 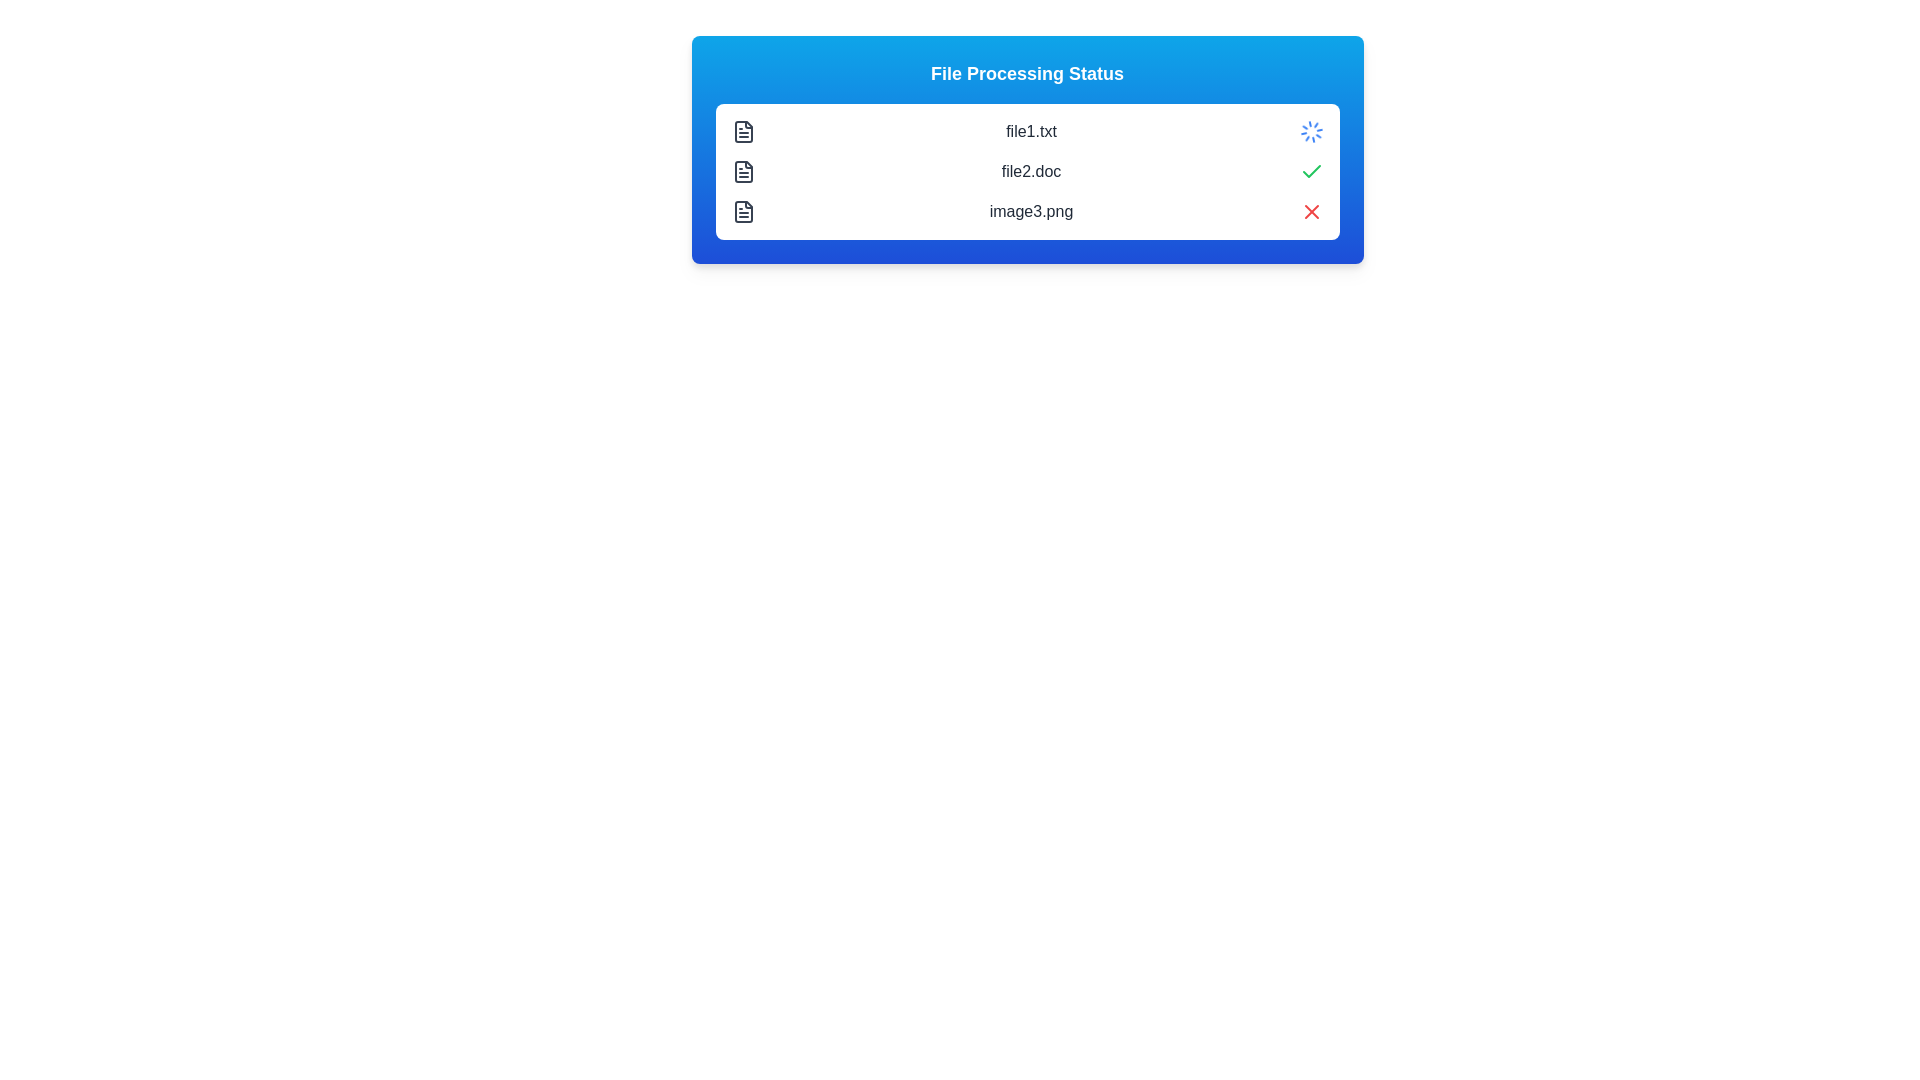 I want to click on the document icon located adjacent to the text 'file2.doc', so click(x=742, y=171).